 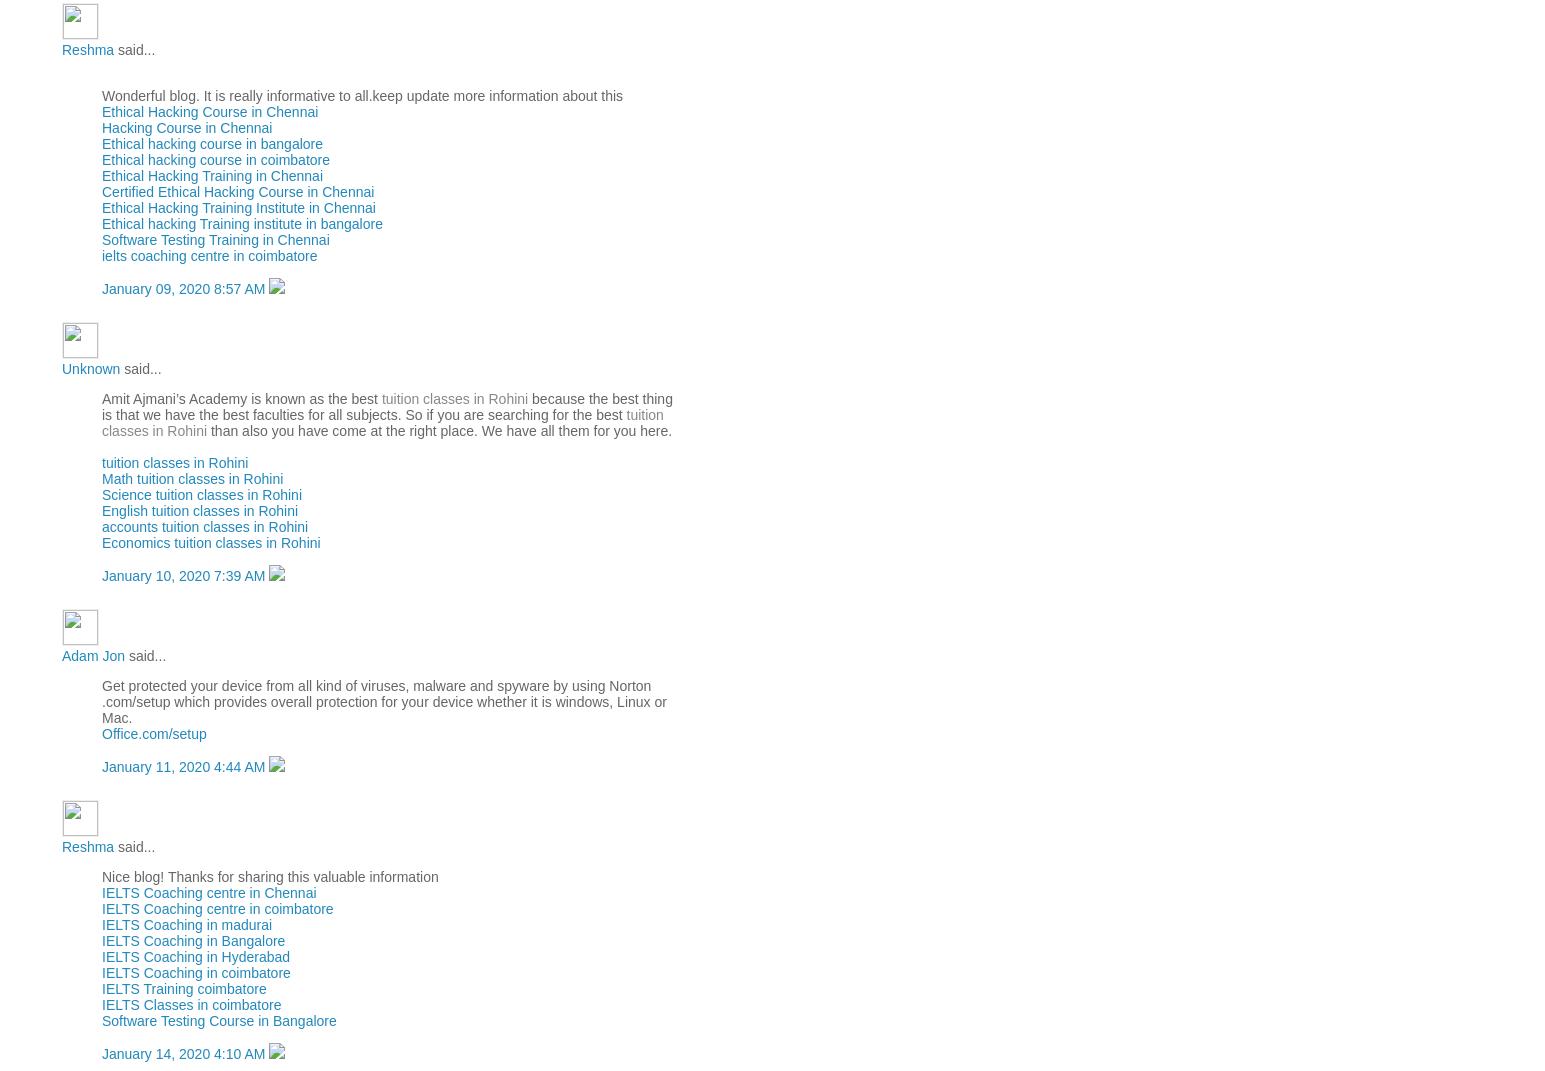 What do you see at coordinates (382, 700) in the screenshot?
I see `'Get protected your device from all kind of viruses, malware and spyware by using Norton .com/setup which provides overall protection for your device whether it is windows, Linux or Mac.'` at bounding box center [382, 700].